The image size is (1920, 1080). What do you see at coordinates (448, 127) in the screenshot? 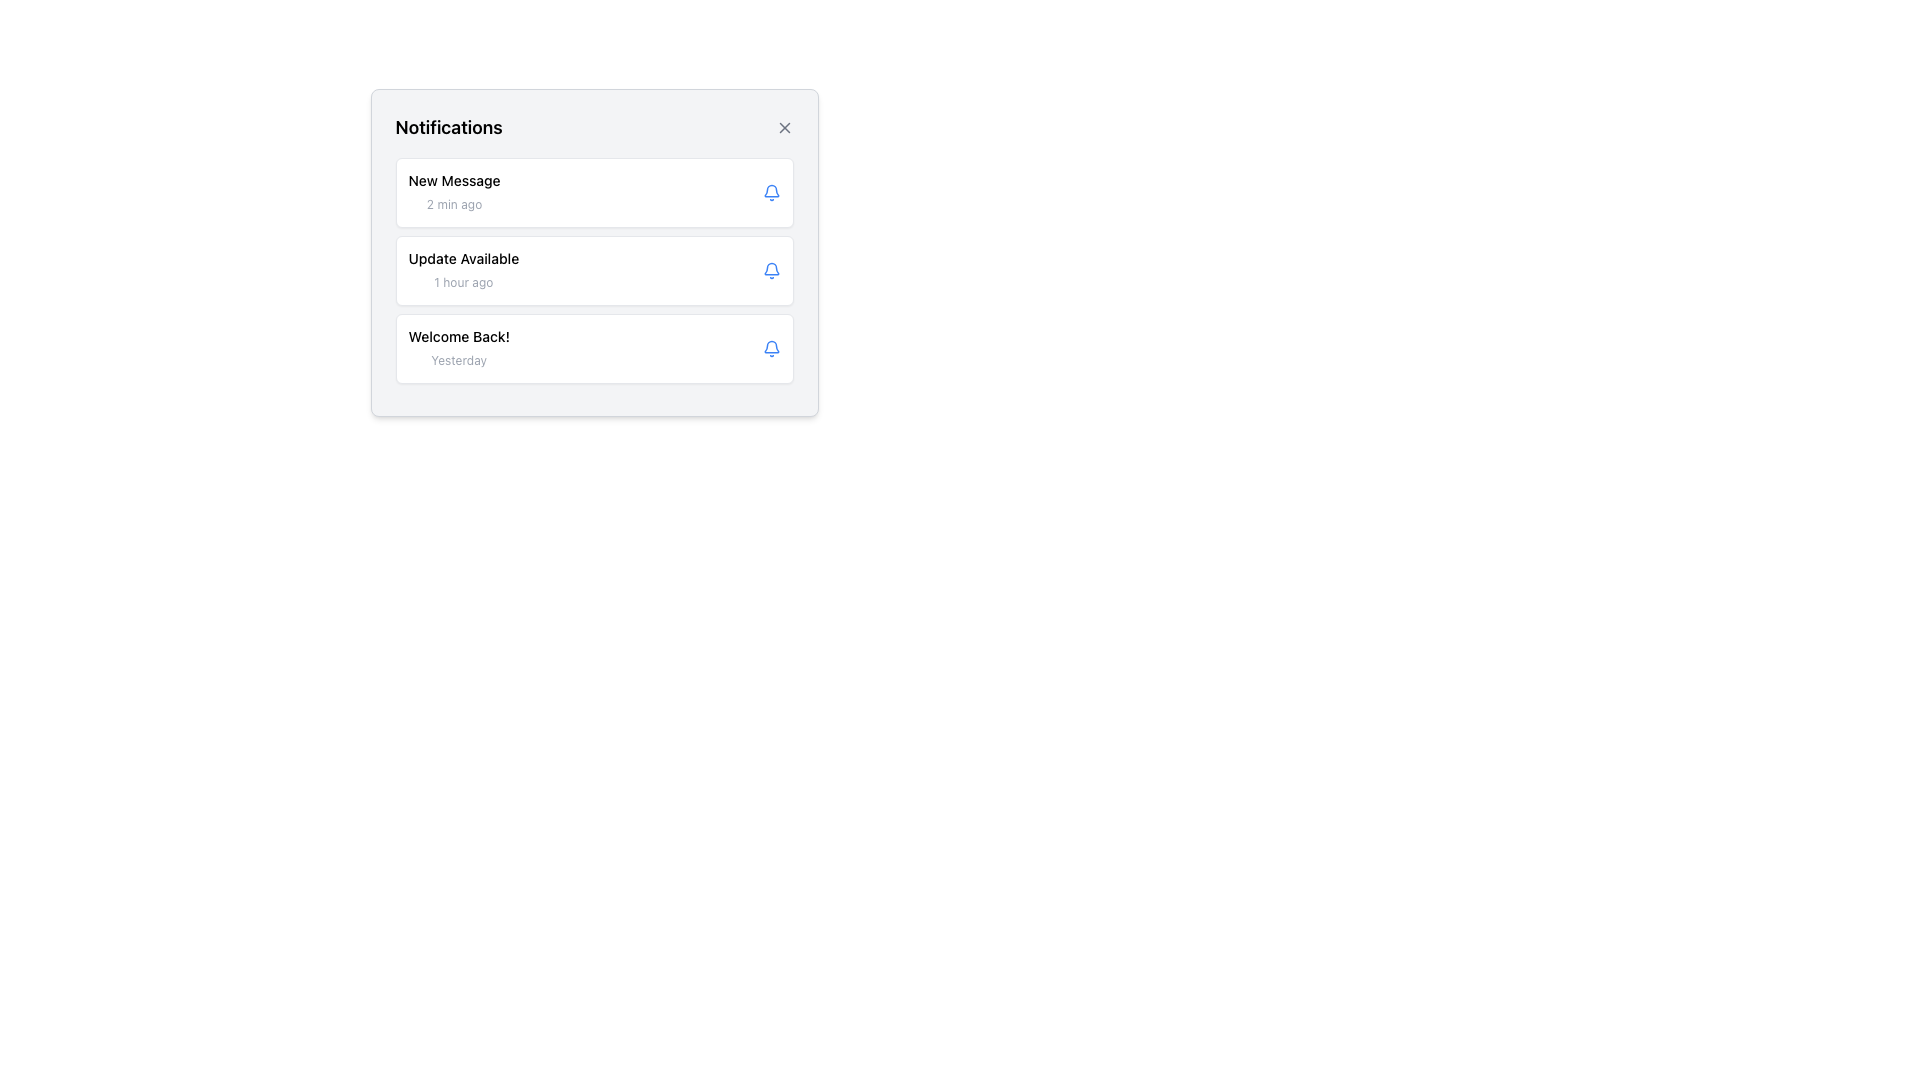
I see `the 'Notifications' text label, which is a bold black font heading located at the top-center of a notification card interface` at bounding box center [448, 127].